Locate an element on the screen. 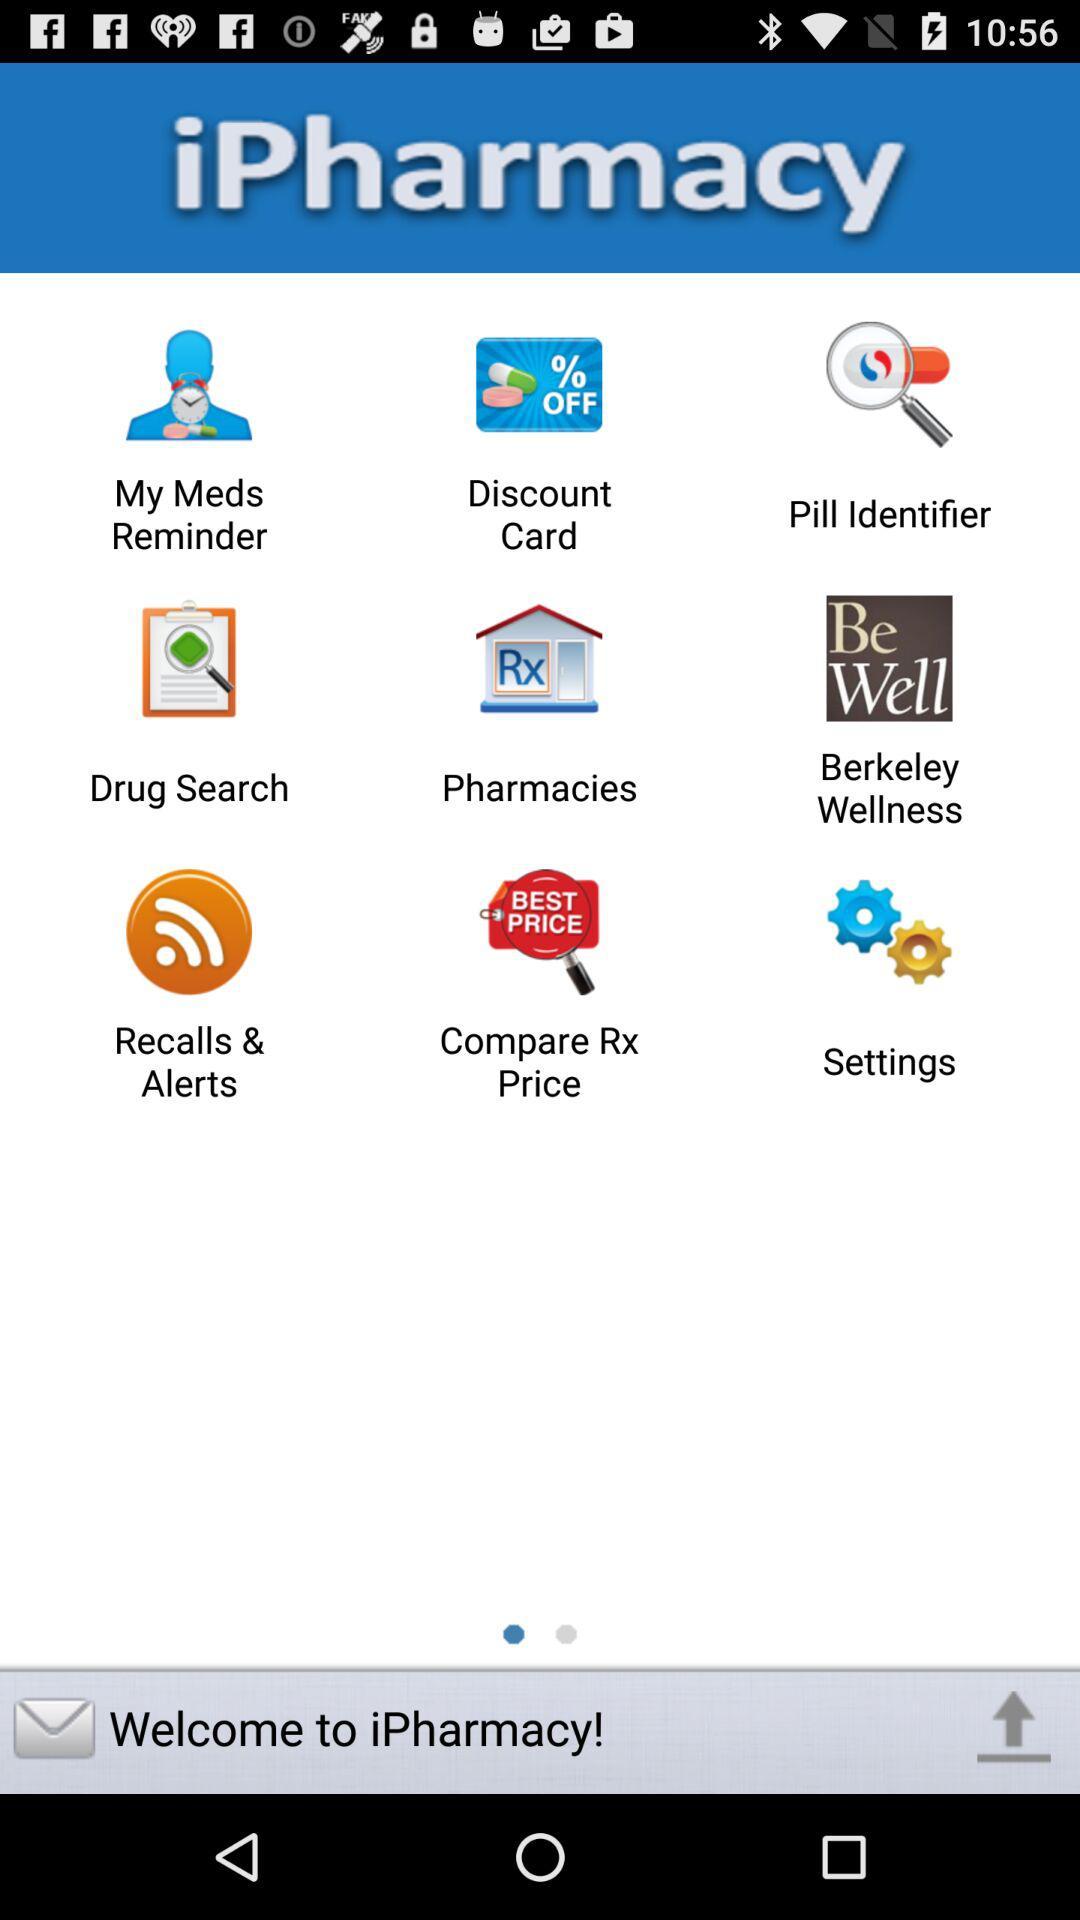  to upload is located at coordinates (1014, 1727).